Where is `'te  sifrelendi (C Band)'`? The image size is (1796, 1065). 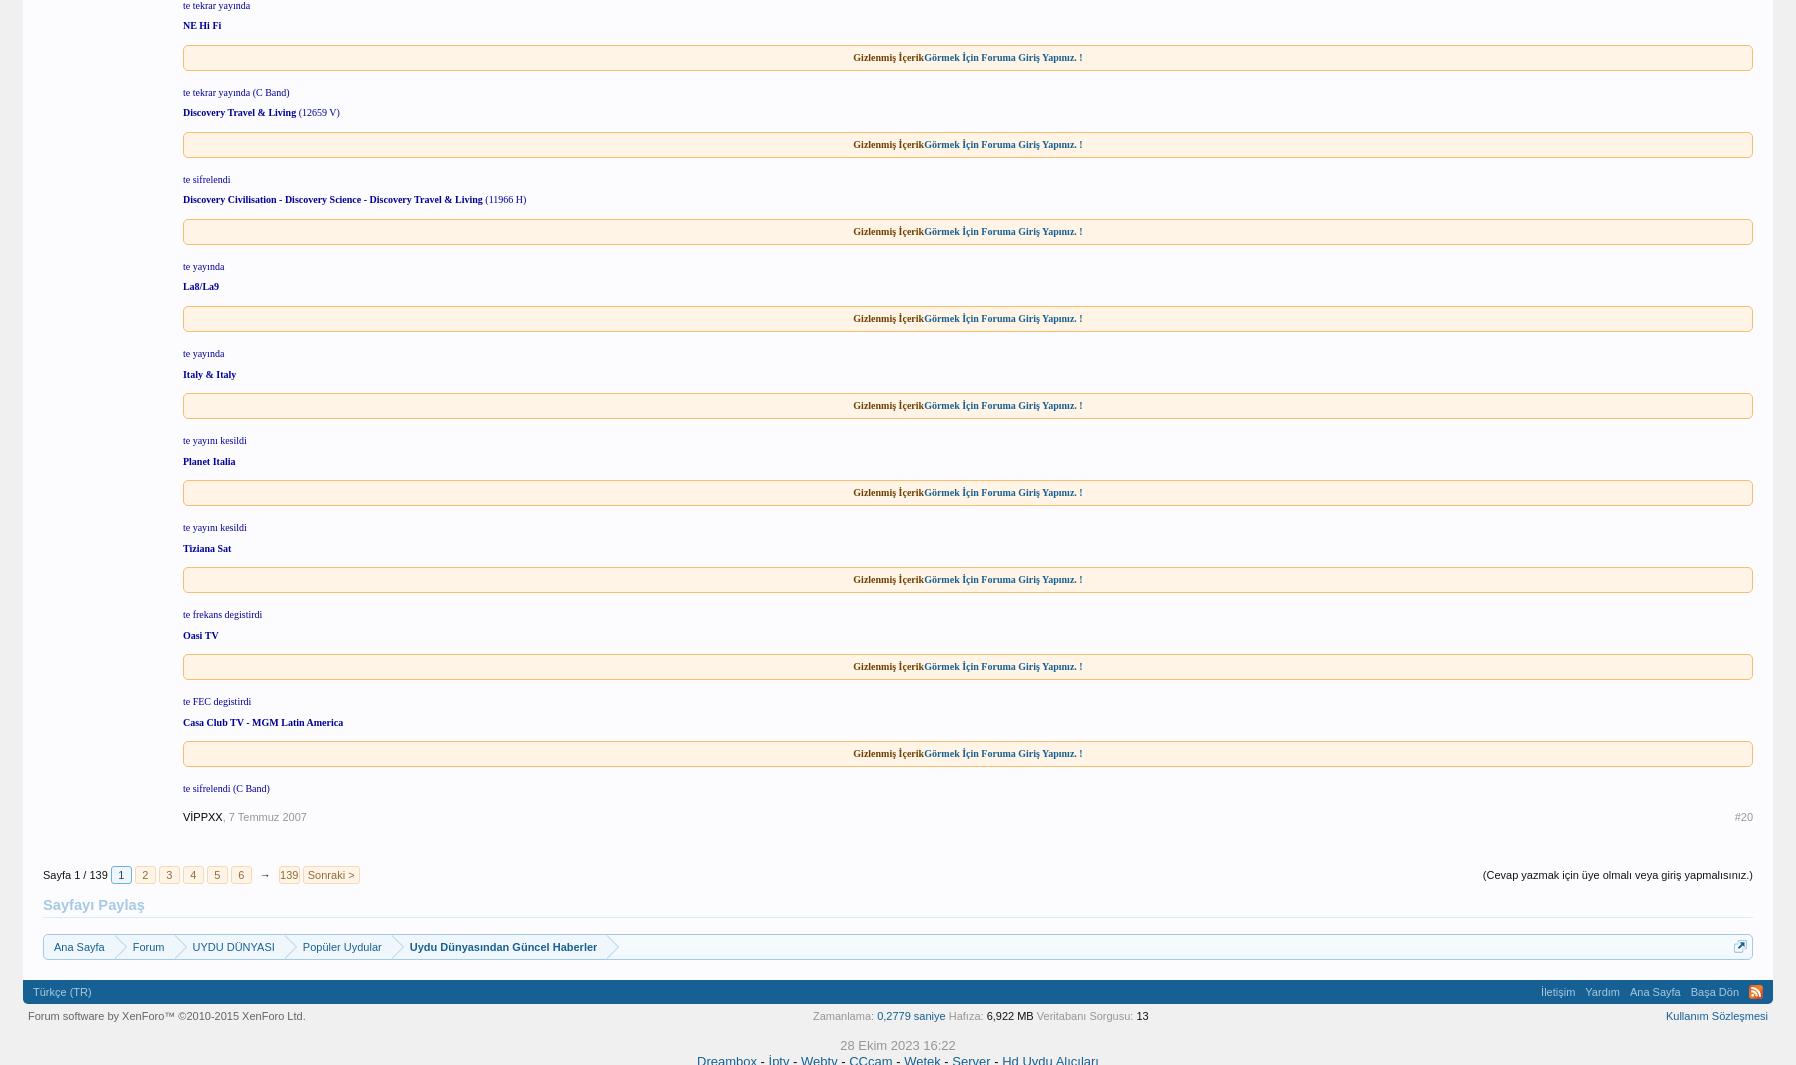 'te  sifrelendi (C Band)' is located at coordinates (224, 788).